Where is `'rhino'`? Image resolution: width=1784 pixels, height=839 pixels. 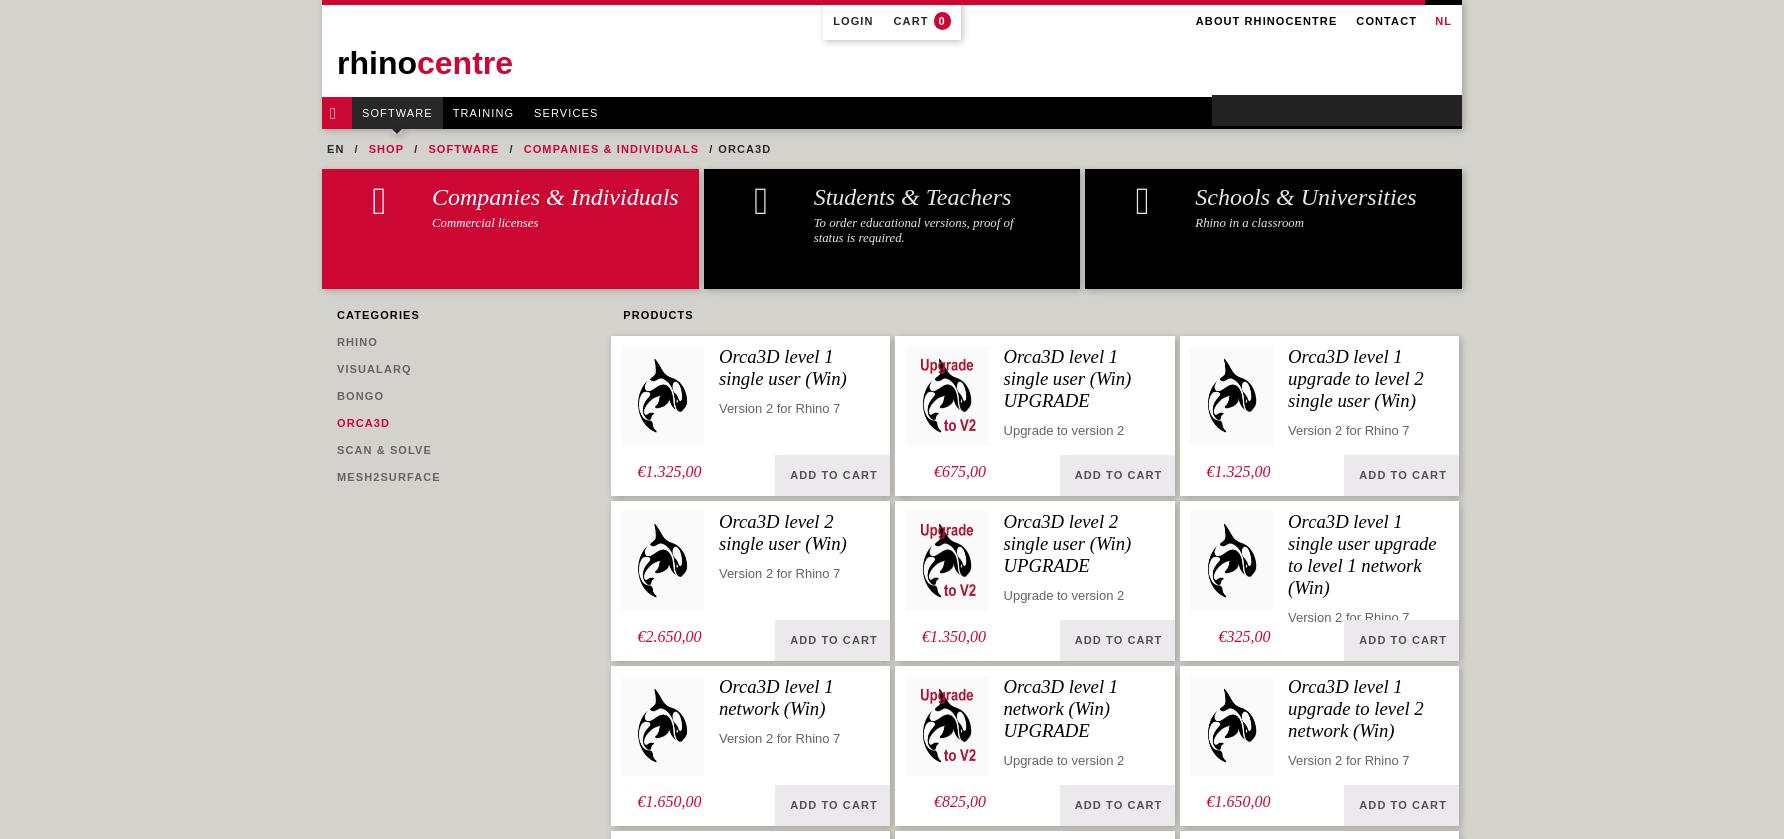
'rhino' is located at coordinates (375, 63).